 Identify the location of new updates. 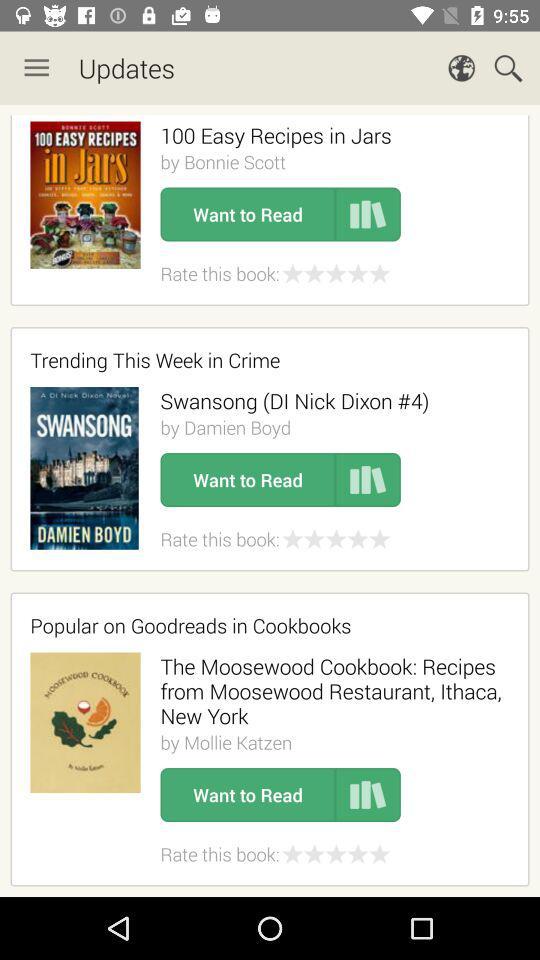
(270, 500).